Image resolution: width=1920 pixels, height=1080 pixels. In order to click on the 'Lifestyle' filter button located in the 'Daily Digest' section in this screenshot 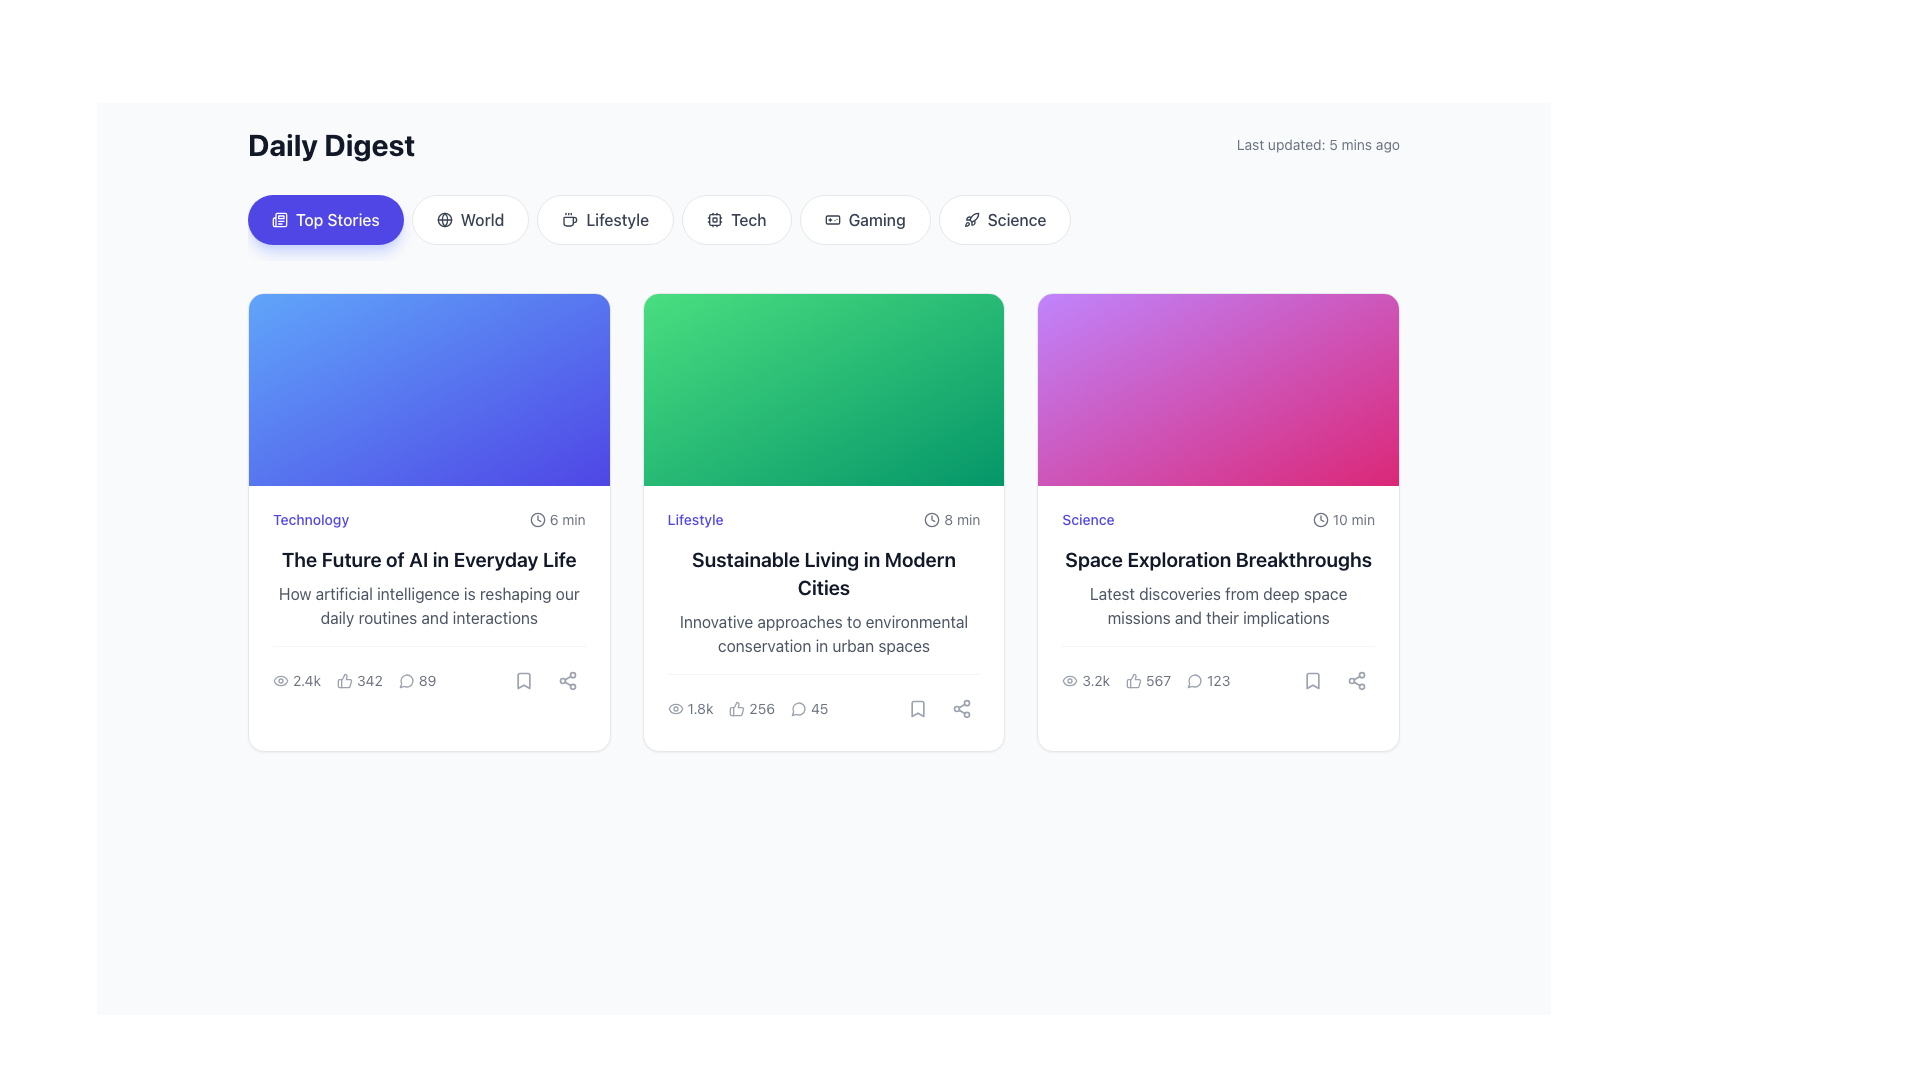, I will do `click(604, 219)`.